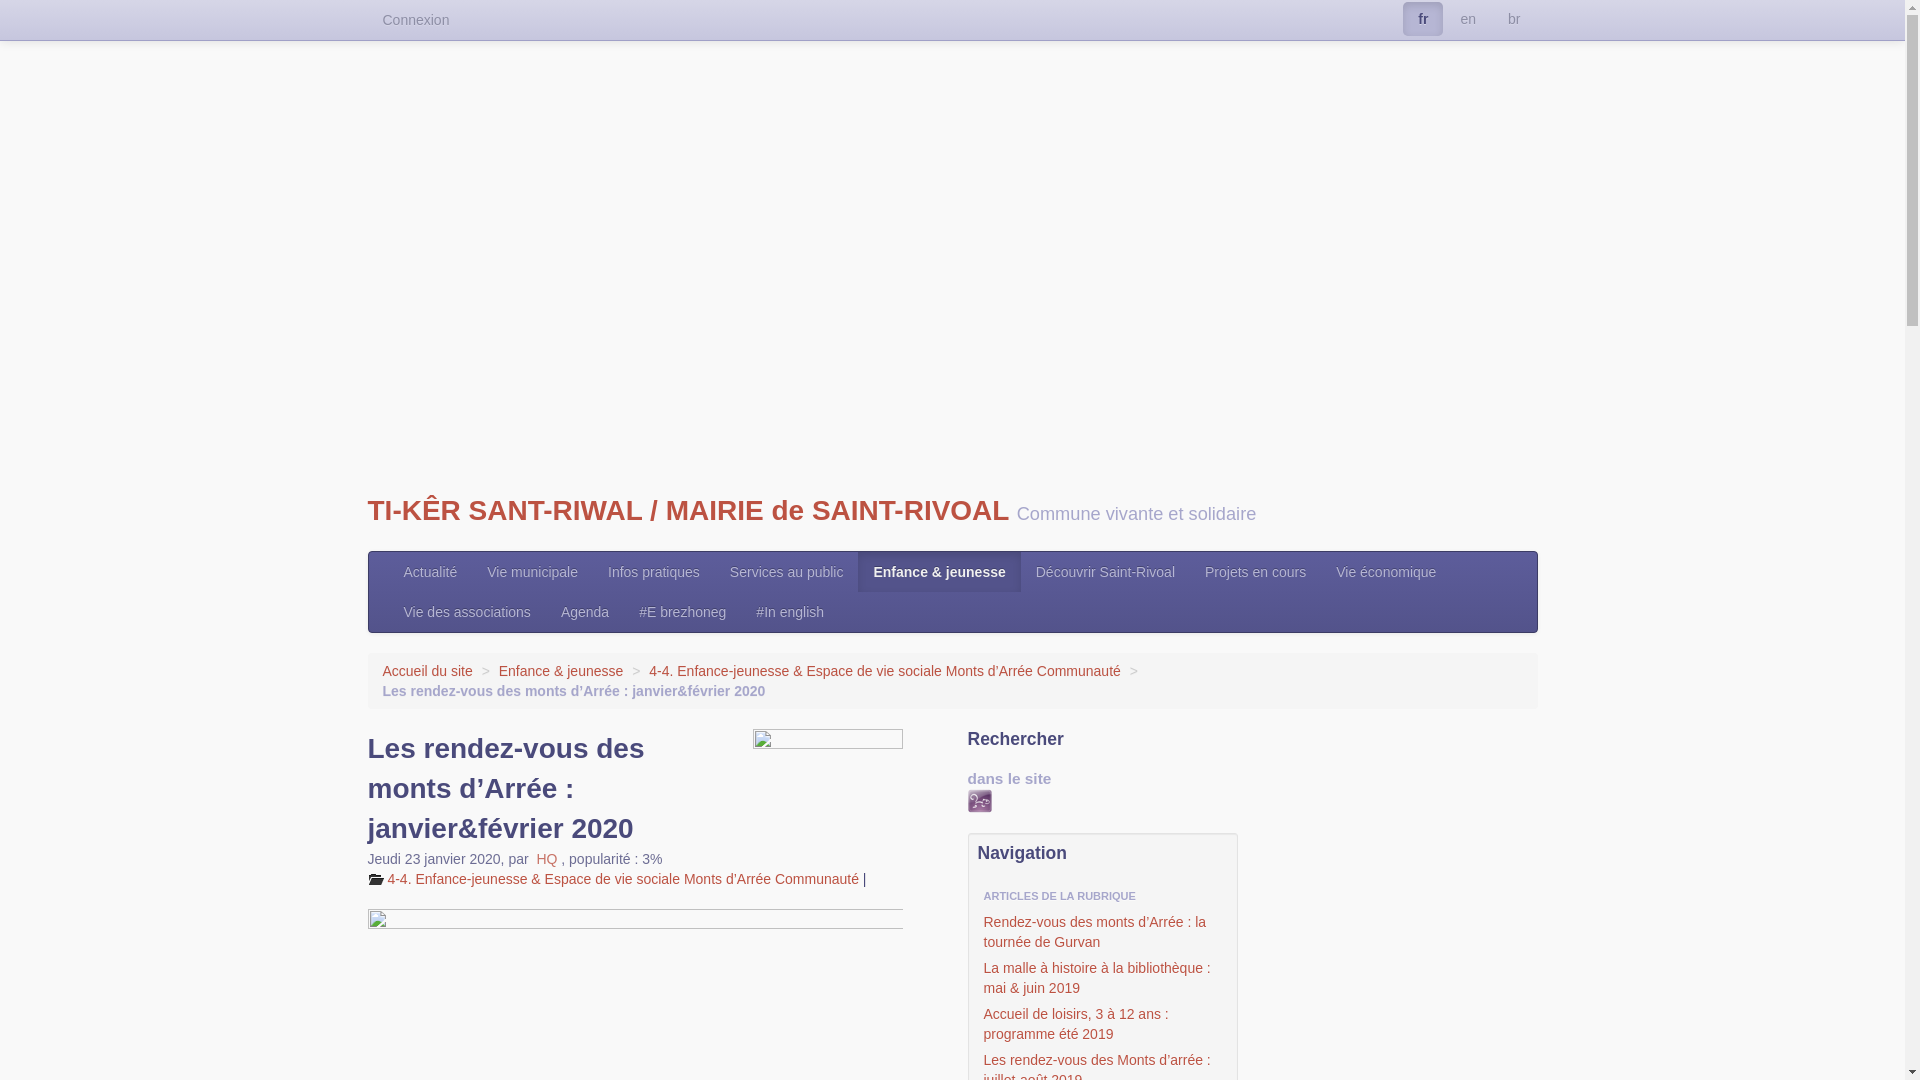 The width and height of the screenshot is (1920, 1080). Describe the element at coordinates (715, 571) in the screenshot. I see `'Services au public'` at that location.